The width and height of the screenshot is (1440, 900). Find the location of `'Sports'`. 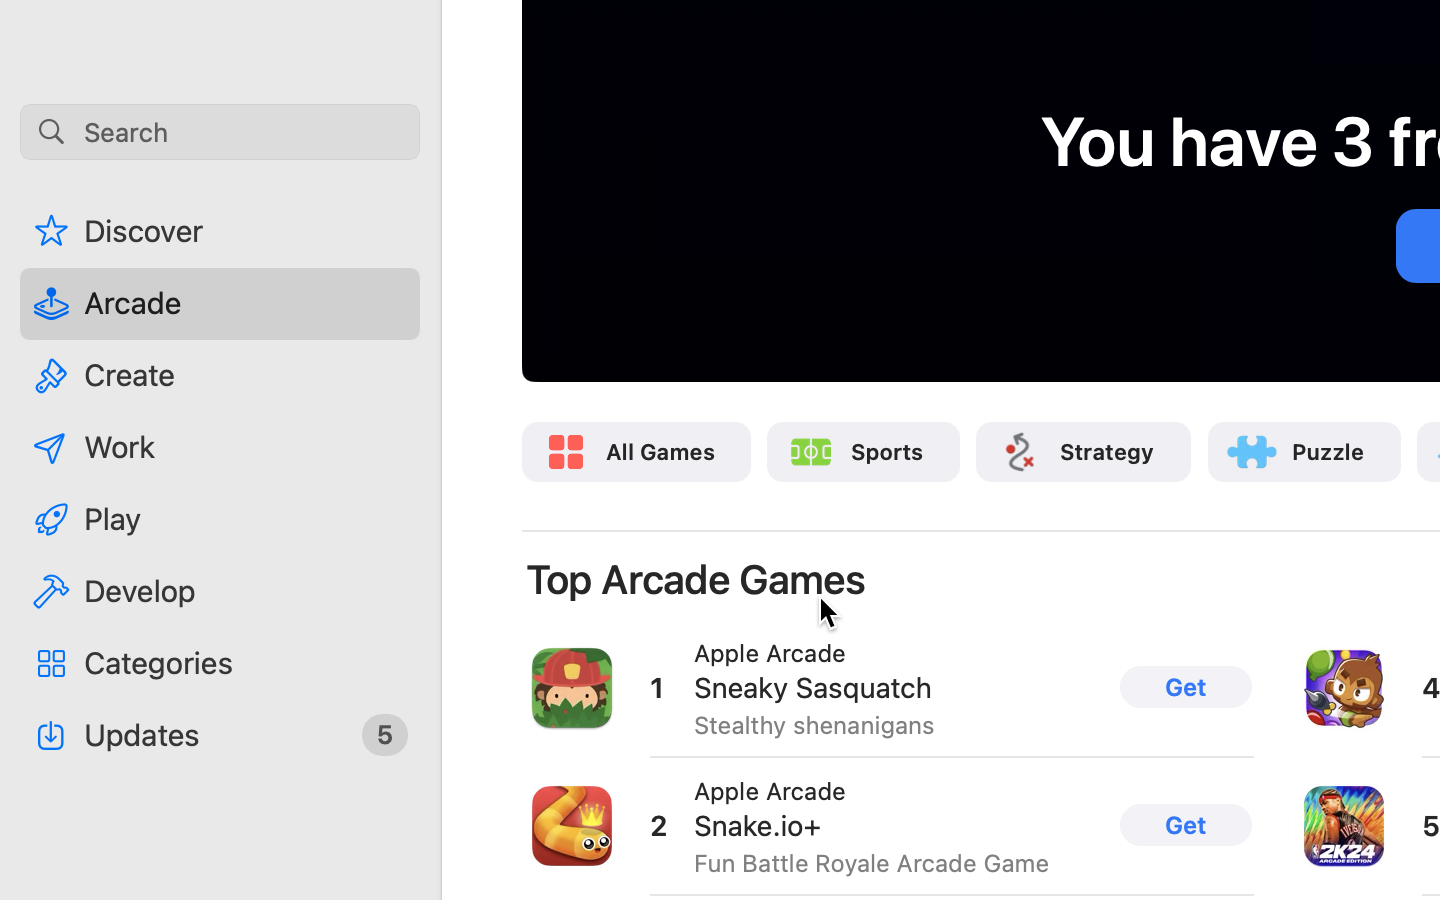

'Sports' is located at coordinates (886, 450).